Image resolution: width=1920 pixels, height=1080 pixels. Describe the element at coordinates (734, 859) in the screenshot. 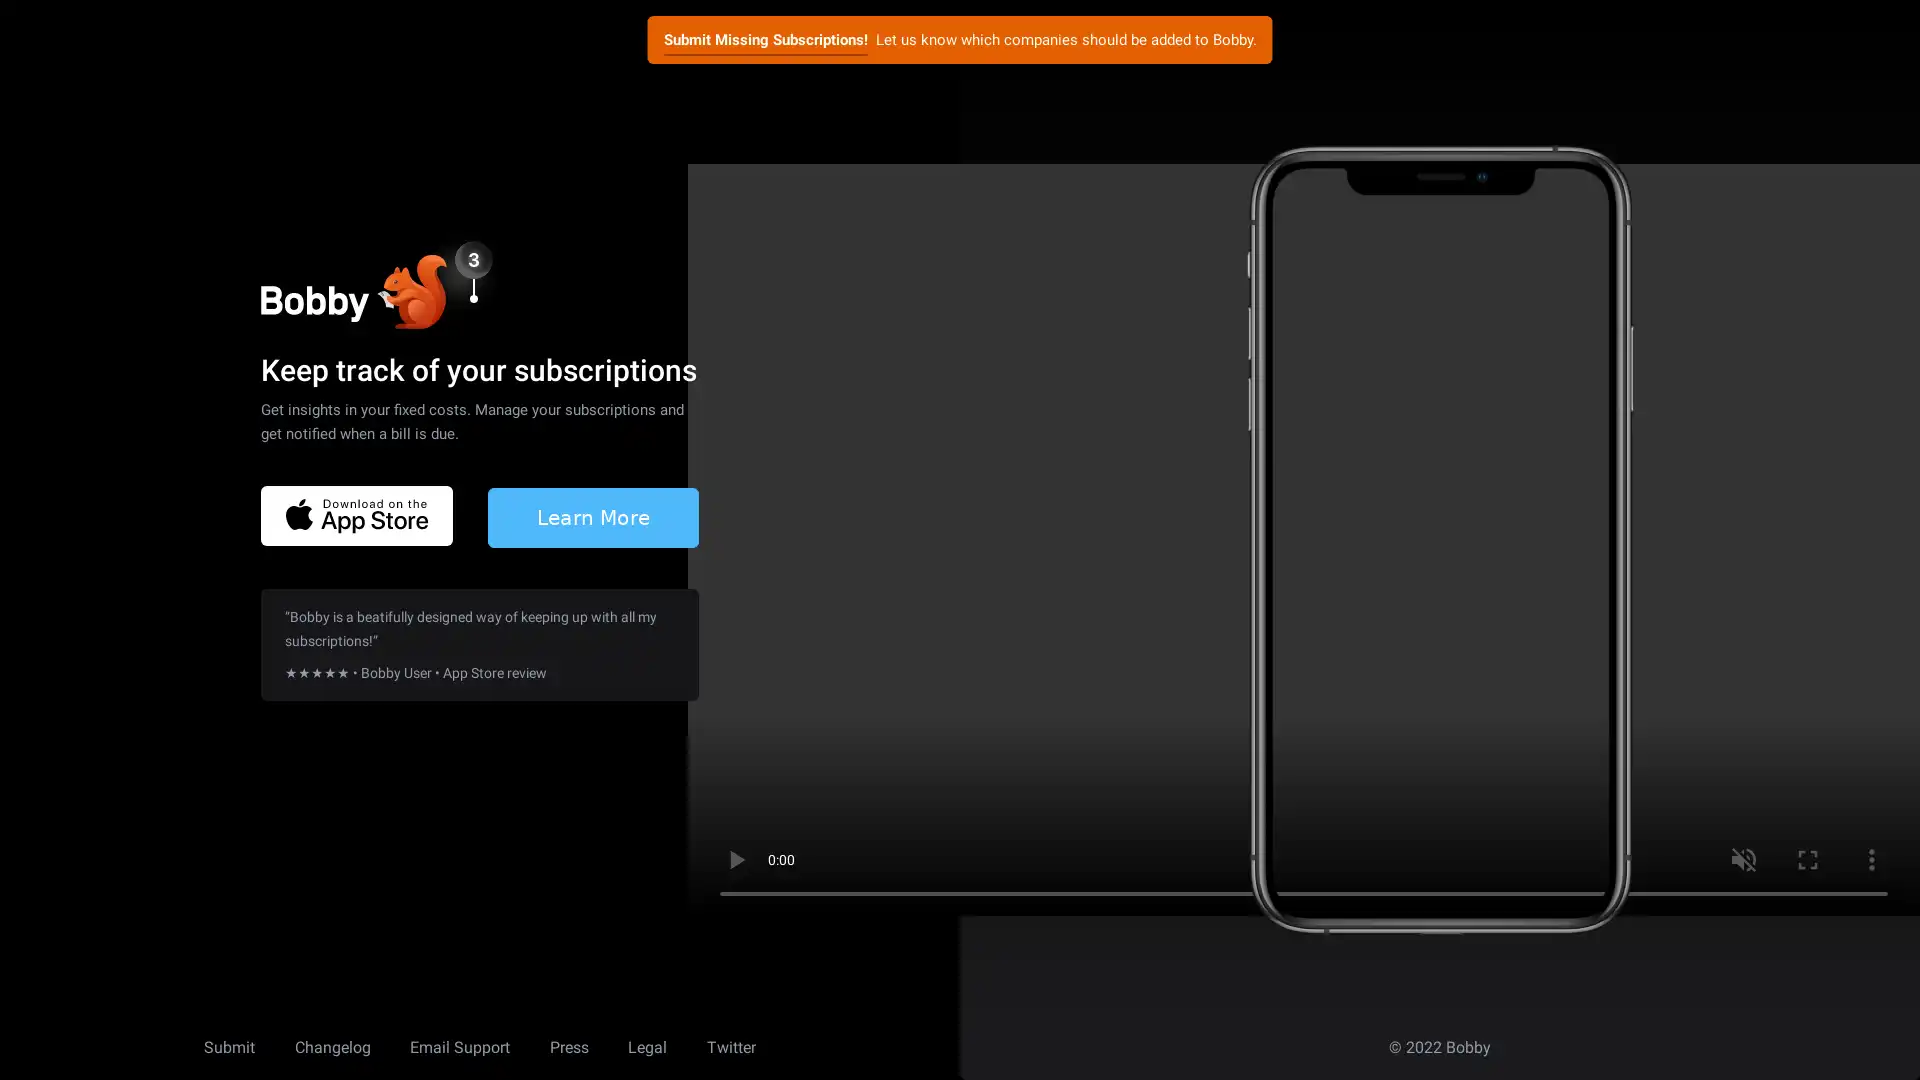

I see `play` at that location.